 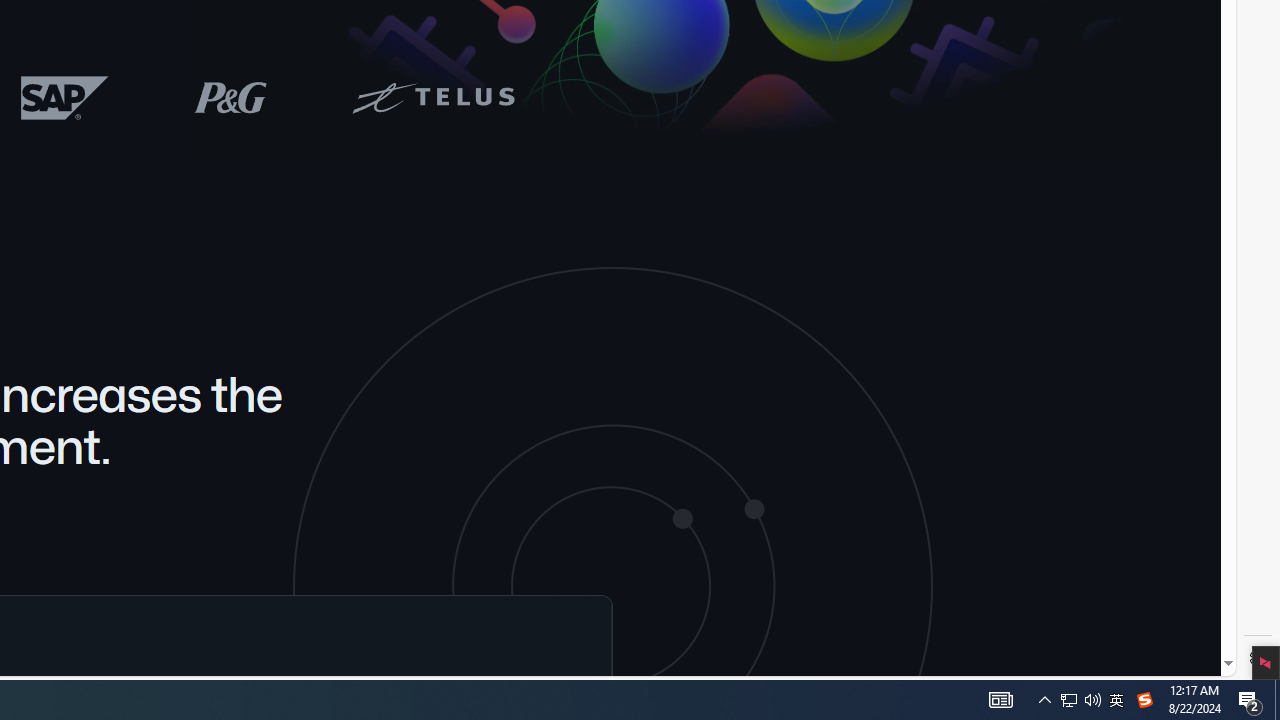 What do you see at coordinates (231, 97) in the screenshot?
I see `'P&G logo'` at bounding box center [231, 97].